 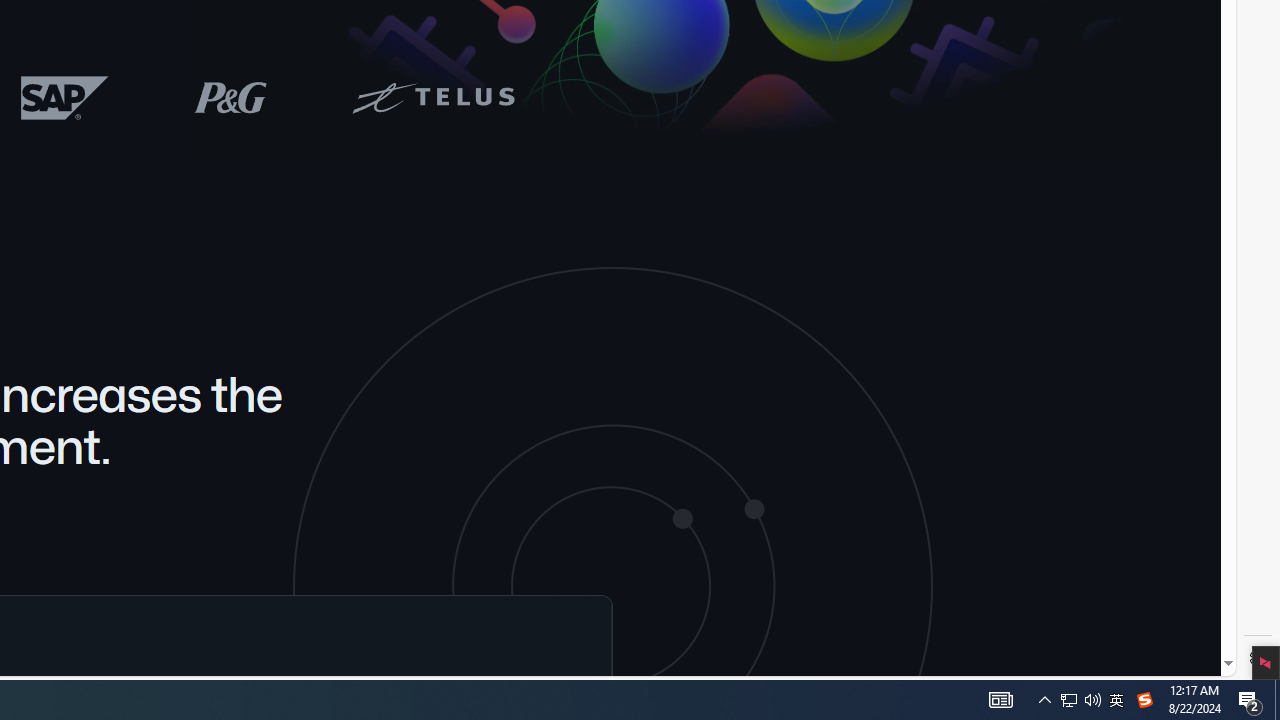 What do you see at coordinates (231, 97) in the screenshot?
I see `'P&G logo'` at bounding box center [231, 97].